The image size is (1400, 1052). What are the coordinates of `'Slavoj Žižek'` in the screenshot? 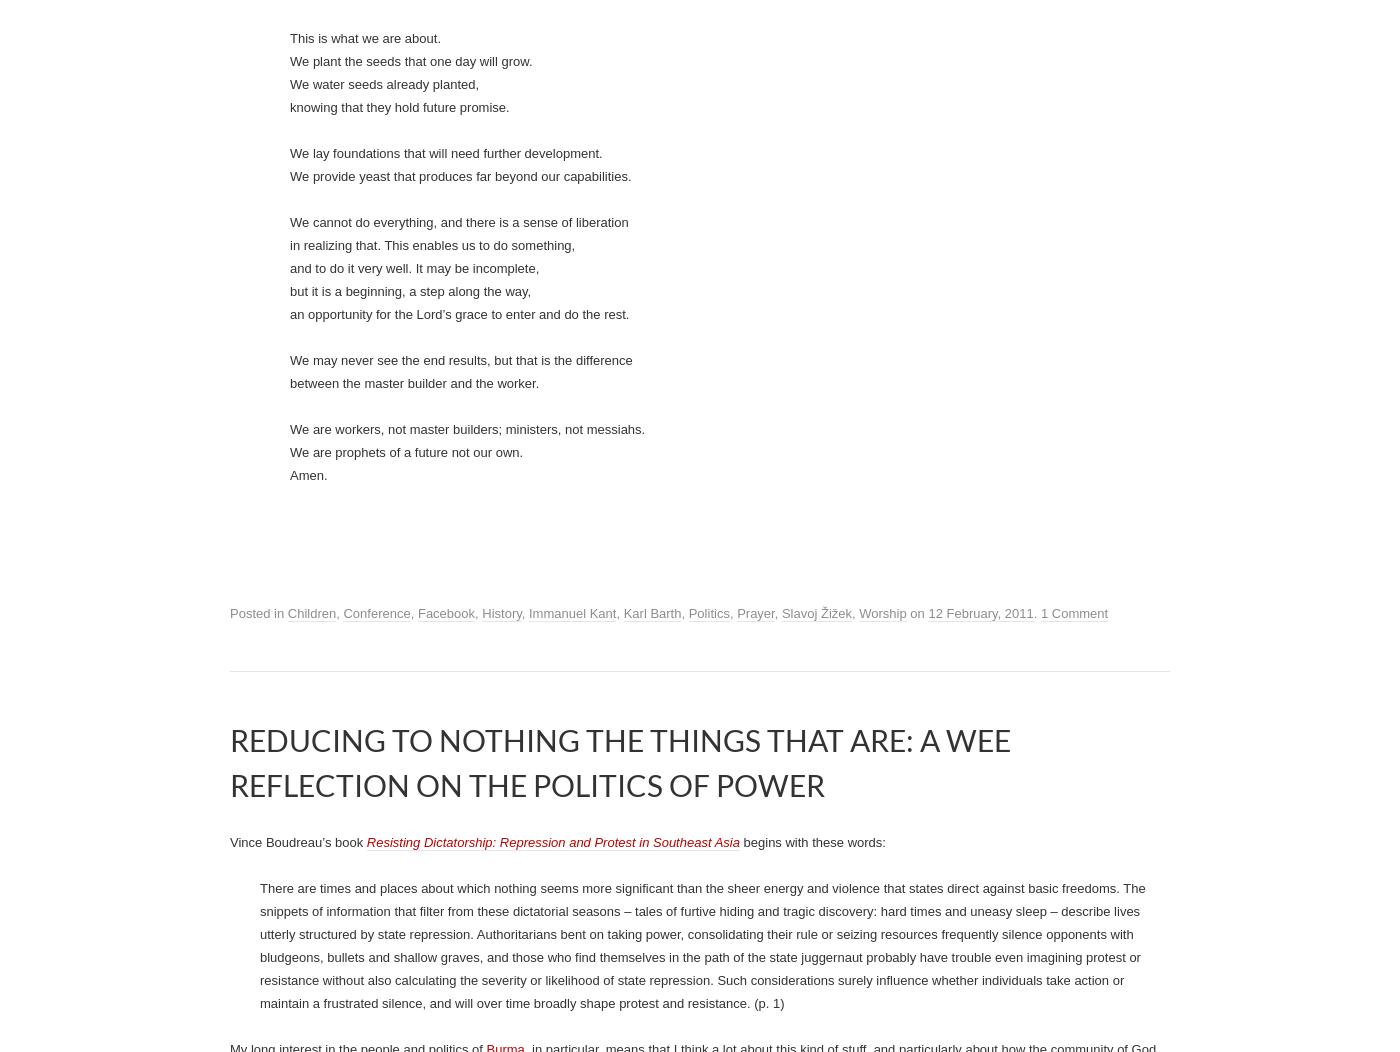 It's located at (377, 191).